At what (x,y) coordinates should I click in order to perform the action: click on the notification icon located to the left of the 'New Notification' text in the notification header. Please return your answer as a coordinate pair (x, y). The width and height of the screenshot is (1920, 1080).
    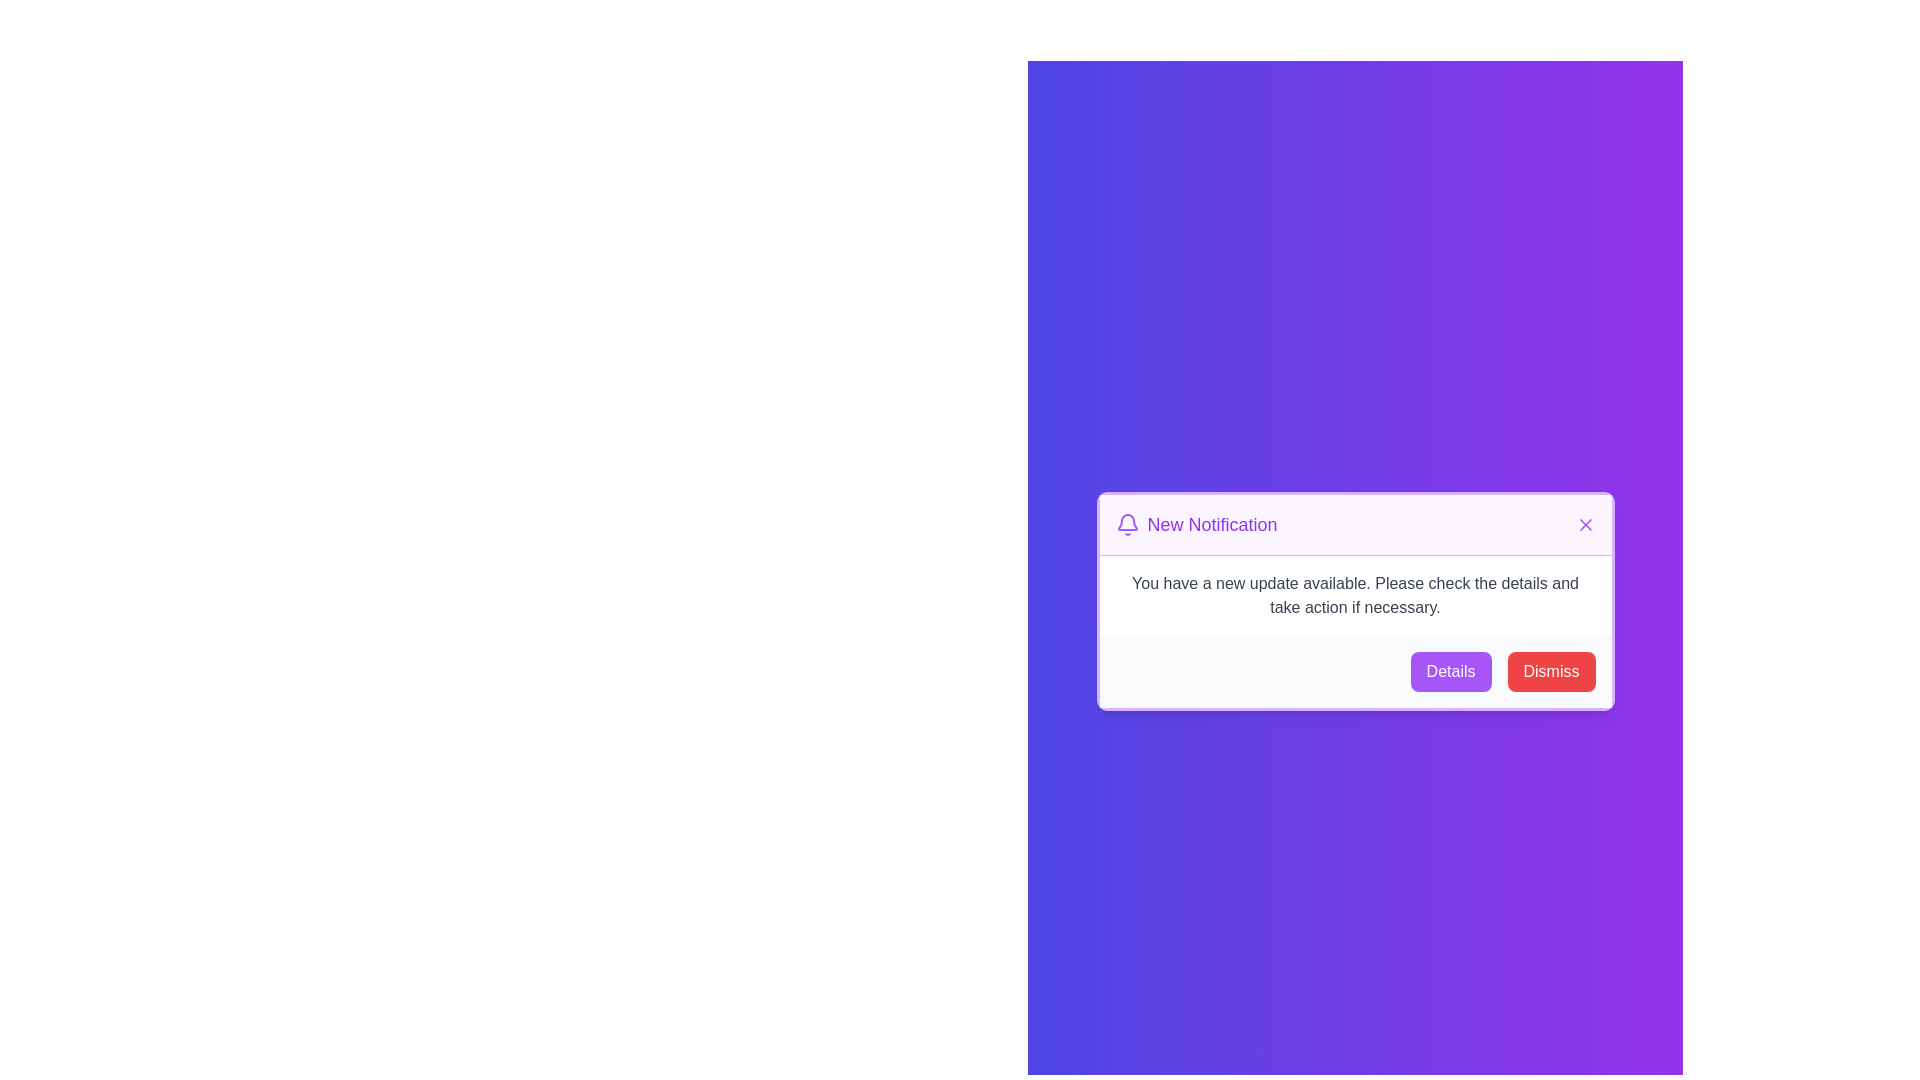
    Looking at the image, I should click on (1127, 520).